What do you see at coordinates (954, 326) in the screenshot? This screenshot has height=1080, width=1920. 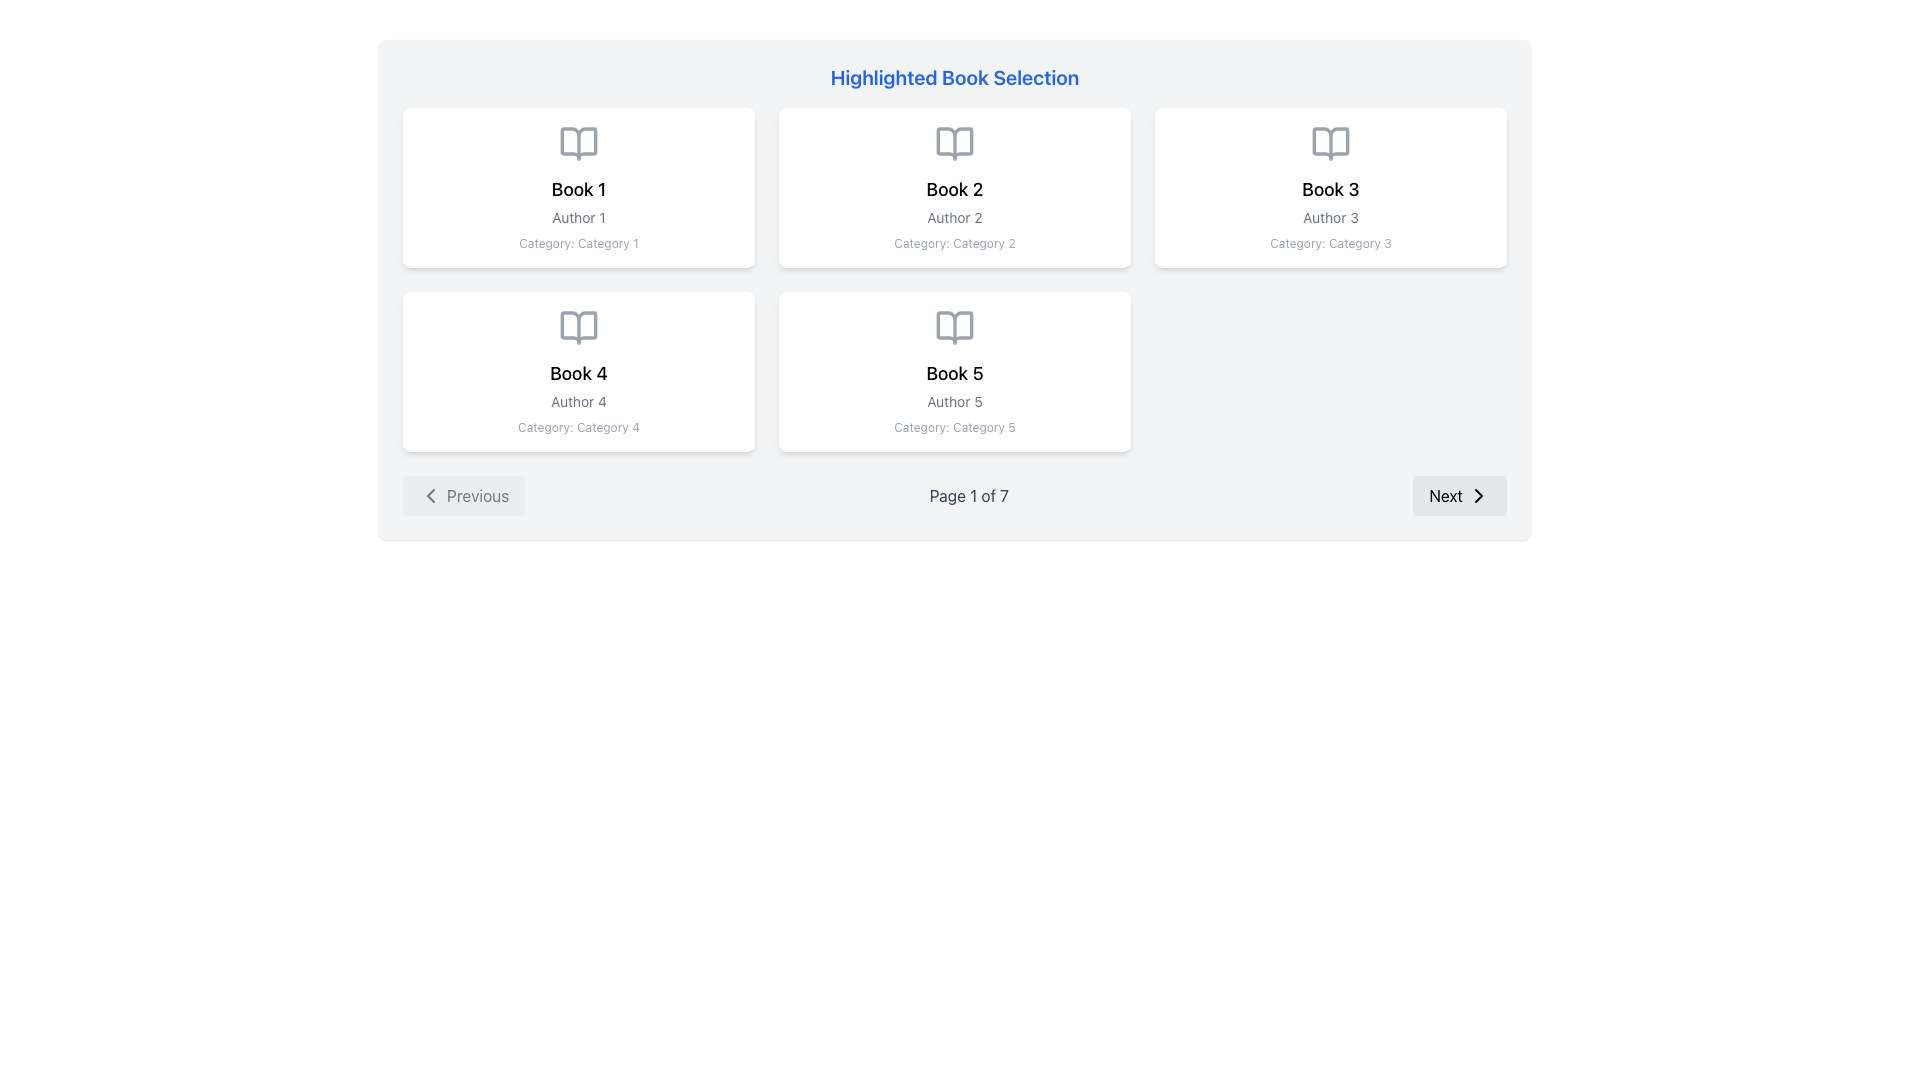 I see `the book icon located in the card titled 'Book 5', which is situated in the second row and third column of the grid layout` at bounding box center [954, 326].